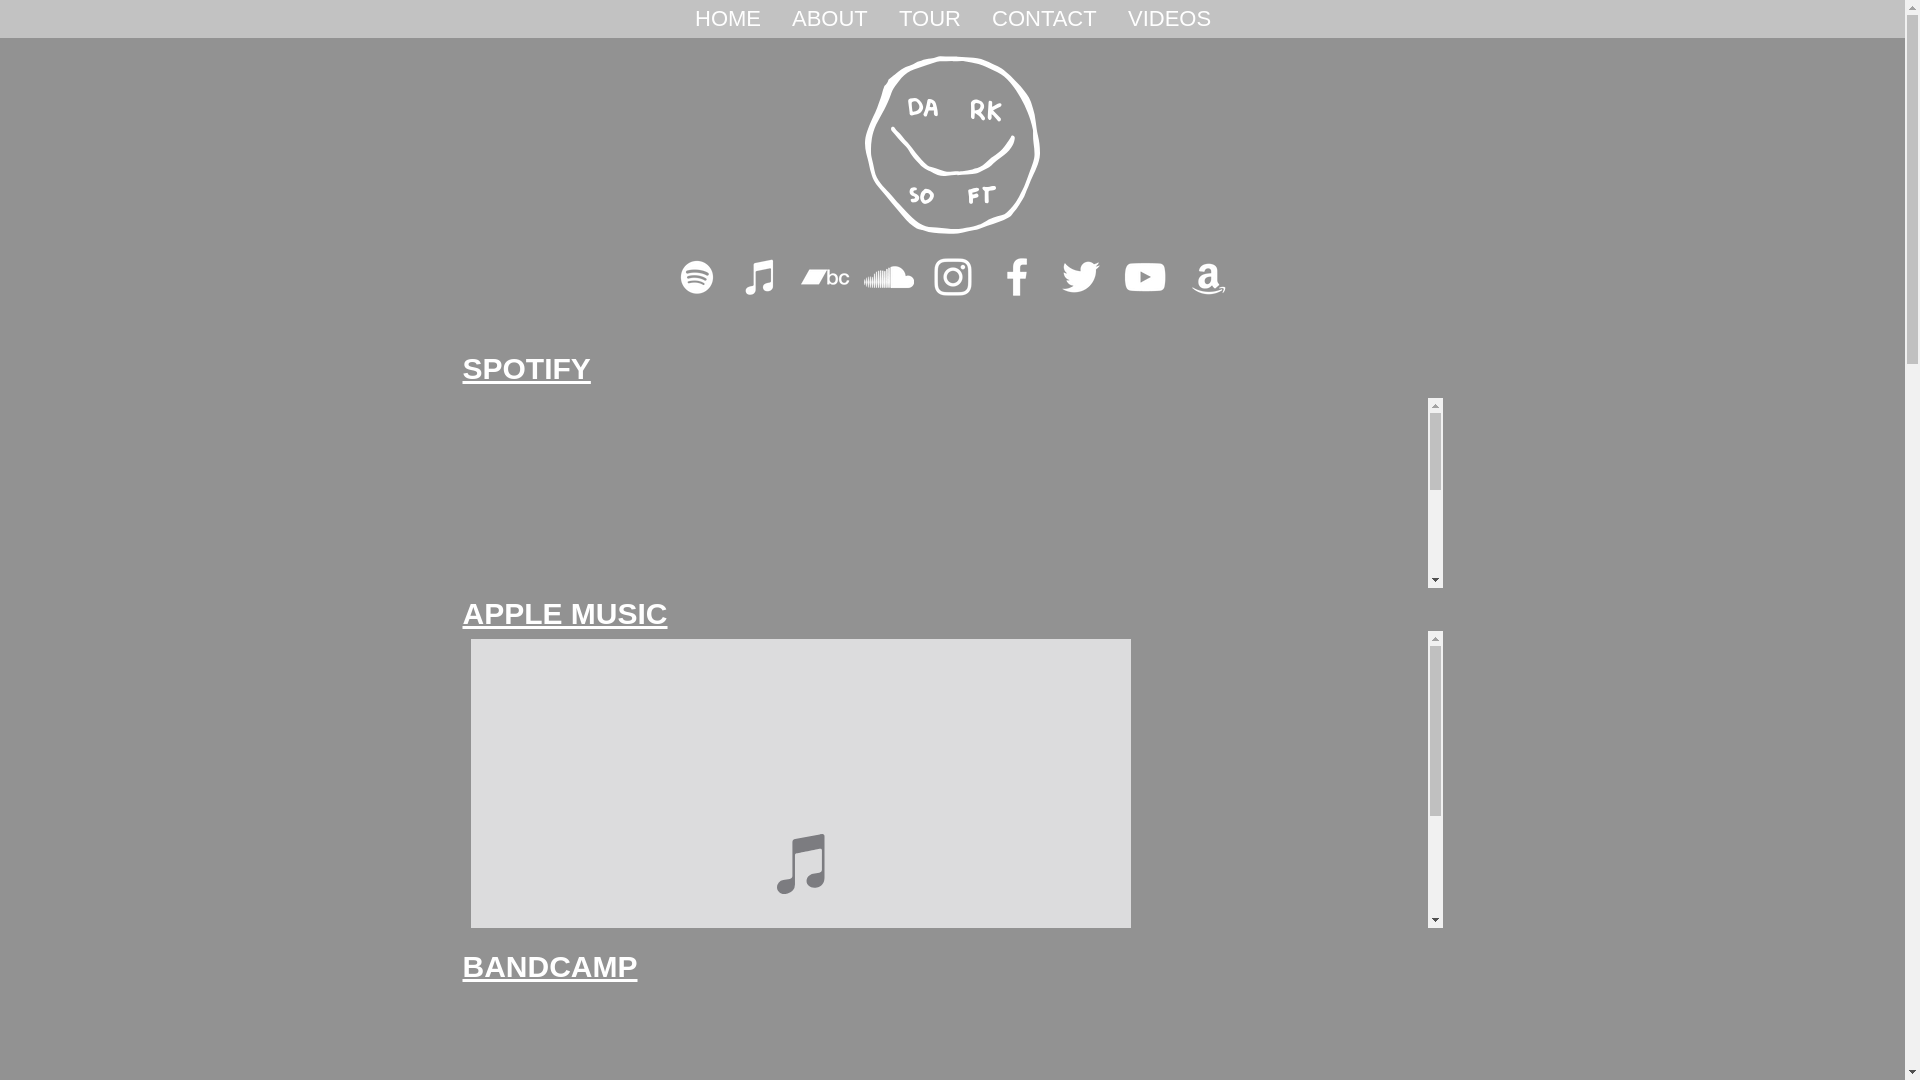 The height and width of the screenshot is (1080, 1920). Describe the element at coordinates (950, 778) in the screenshot. I see `'Embedded Content'` at that location.